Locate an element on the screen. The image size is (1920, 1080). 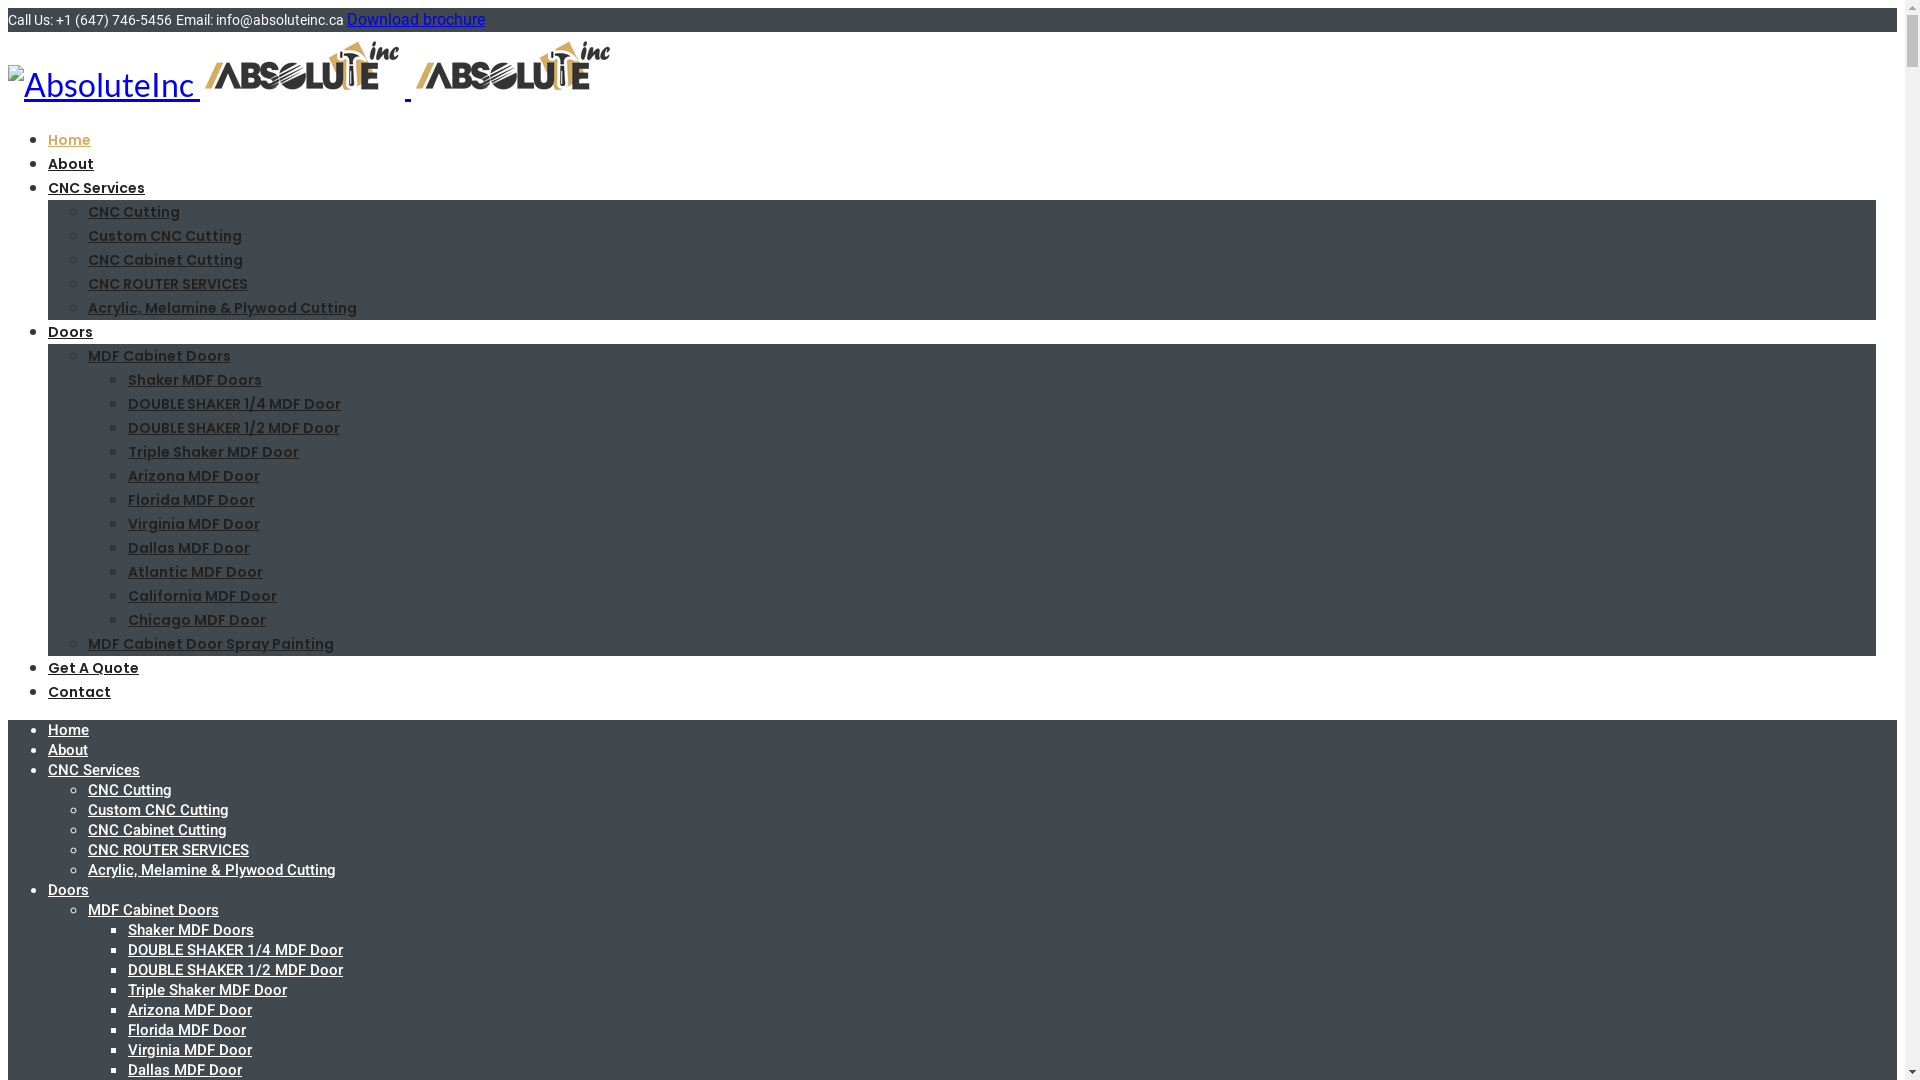
'Contact' is located at coordinates (79, 690).